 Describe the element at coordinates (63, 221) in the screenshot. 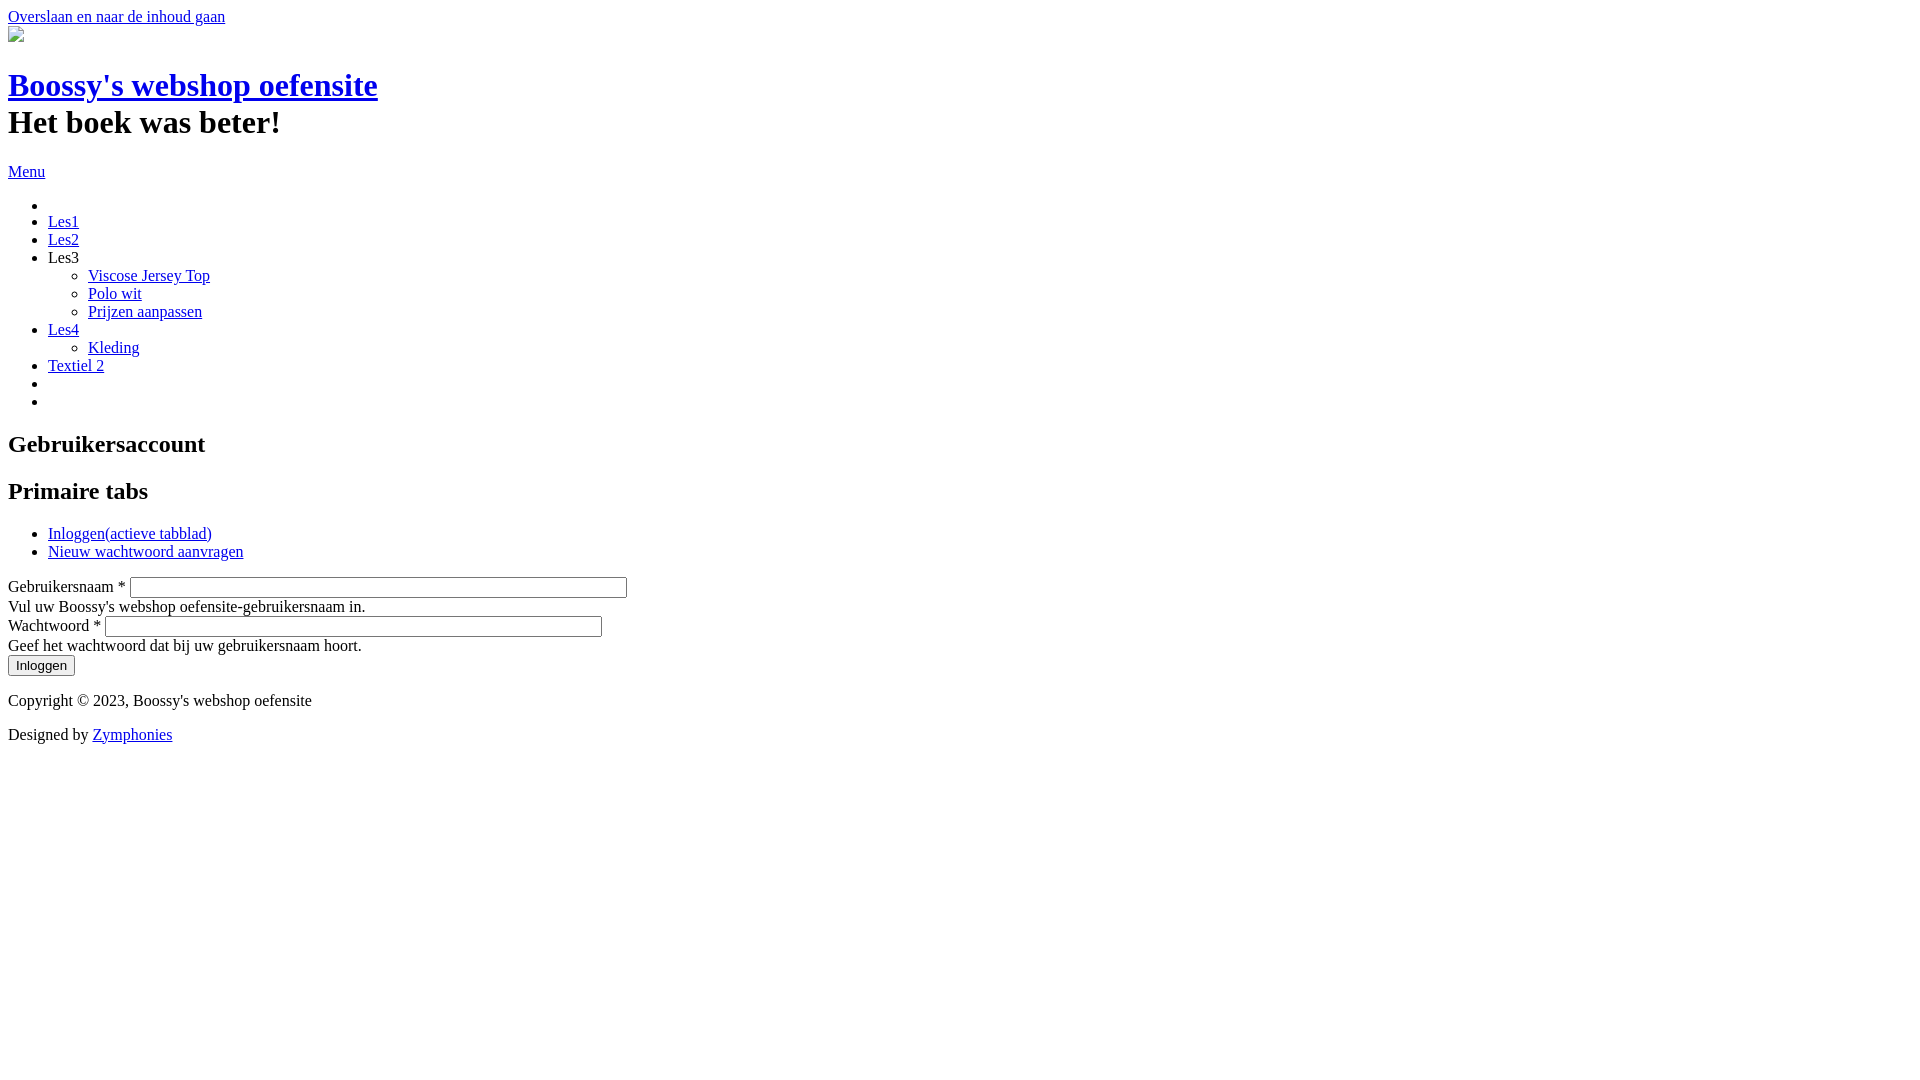

I see `'Les1'` at that location.